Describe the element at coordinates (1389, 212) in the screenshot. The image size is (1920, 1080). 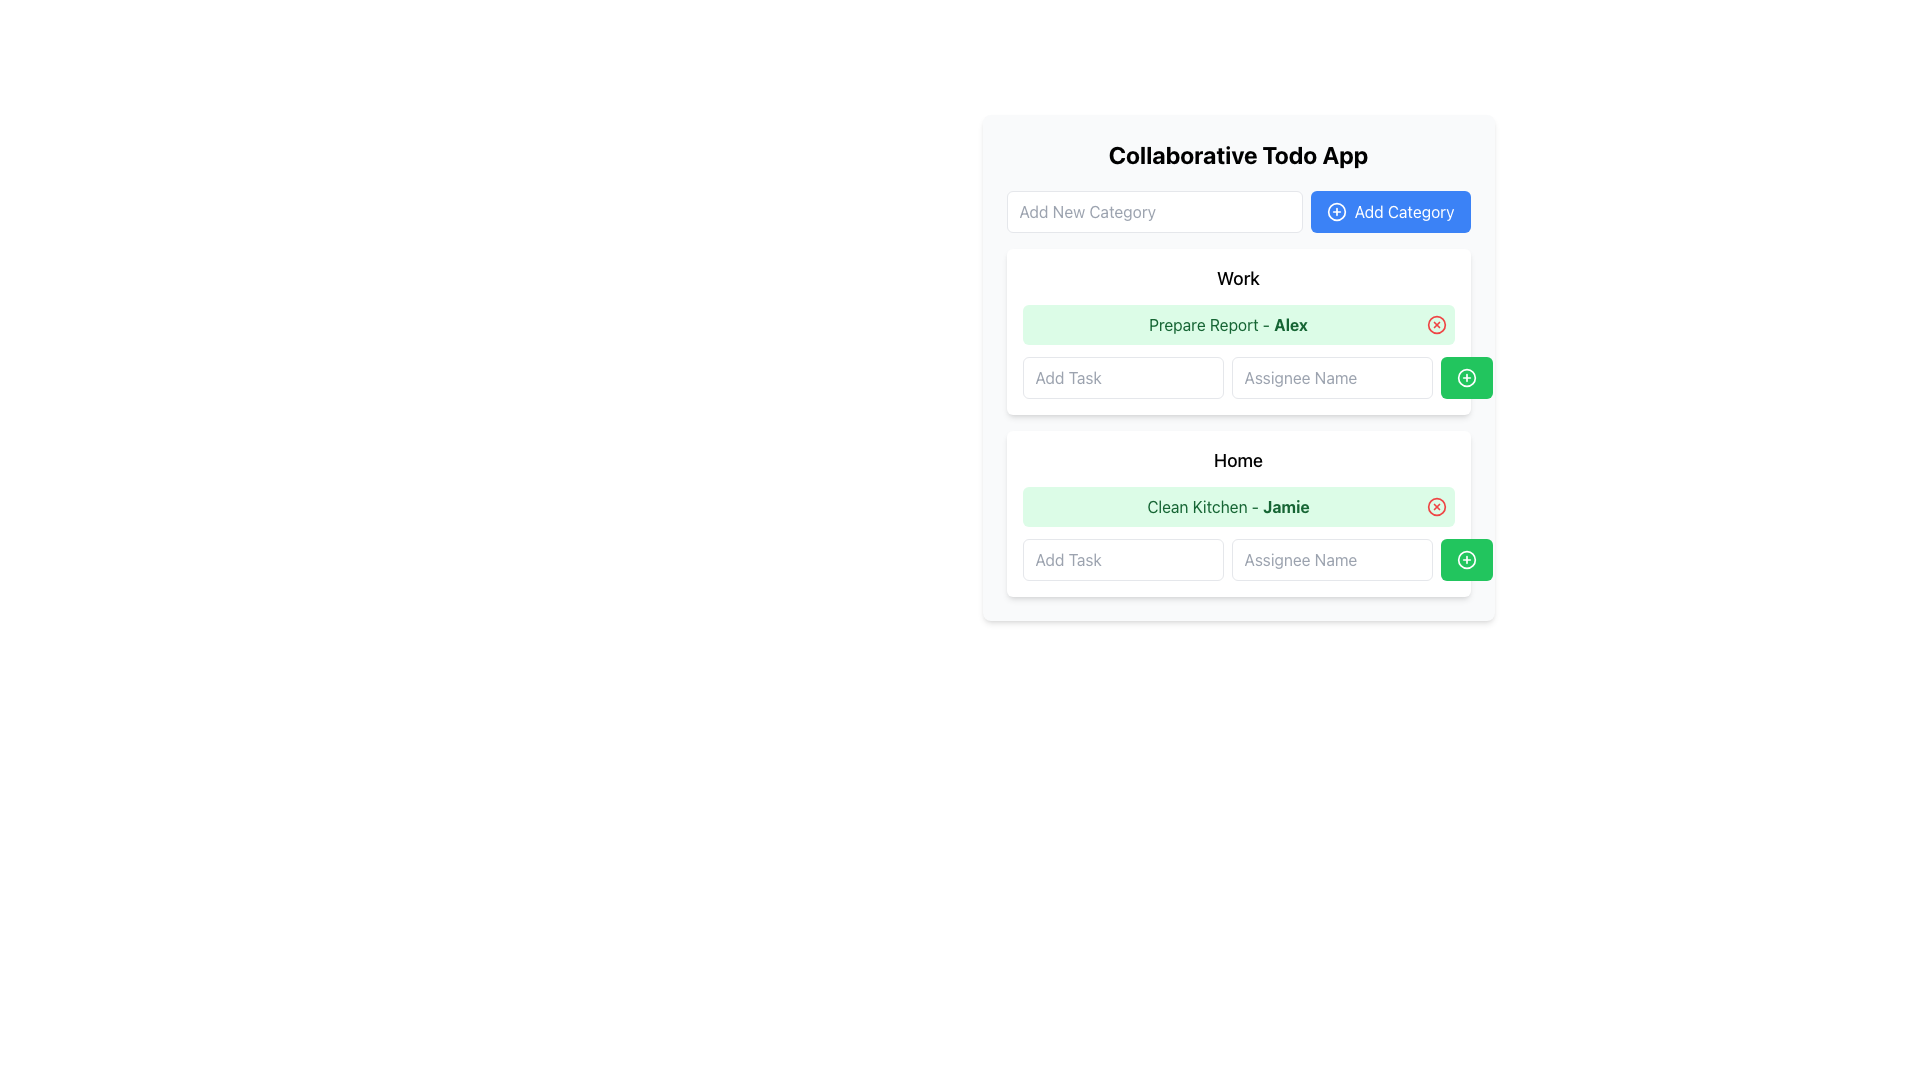
I see `the 'Add Category' button located at the top-right area of the application interface` at that location.